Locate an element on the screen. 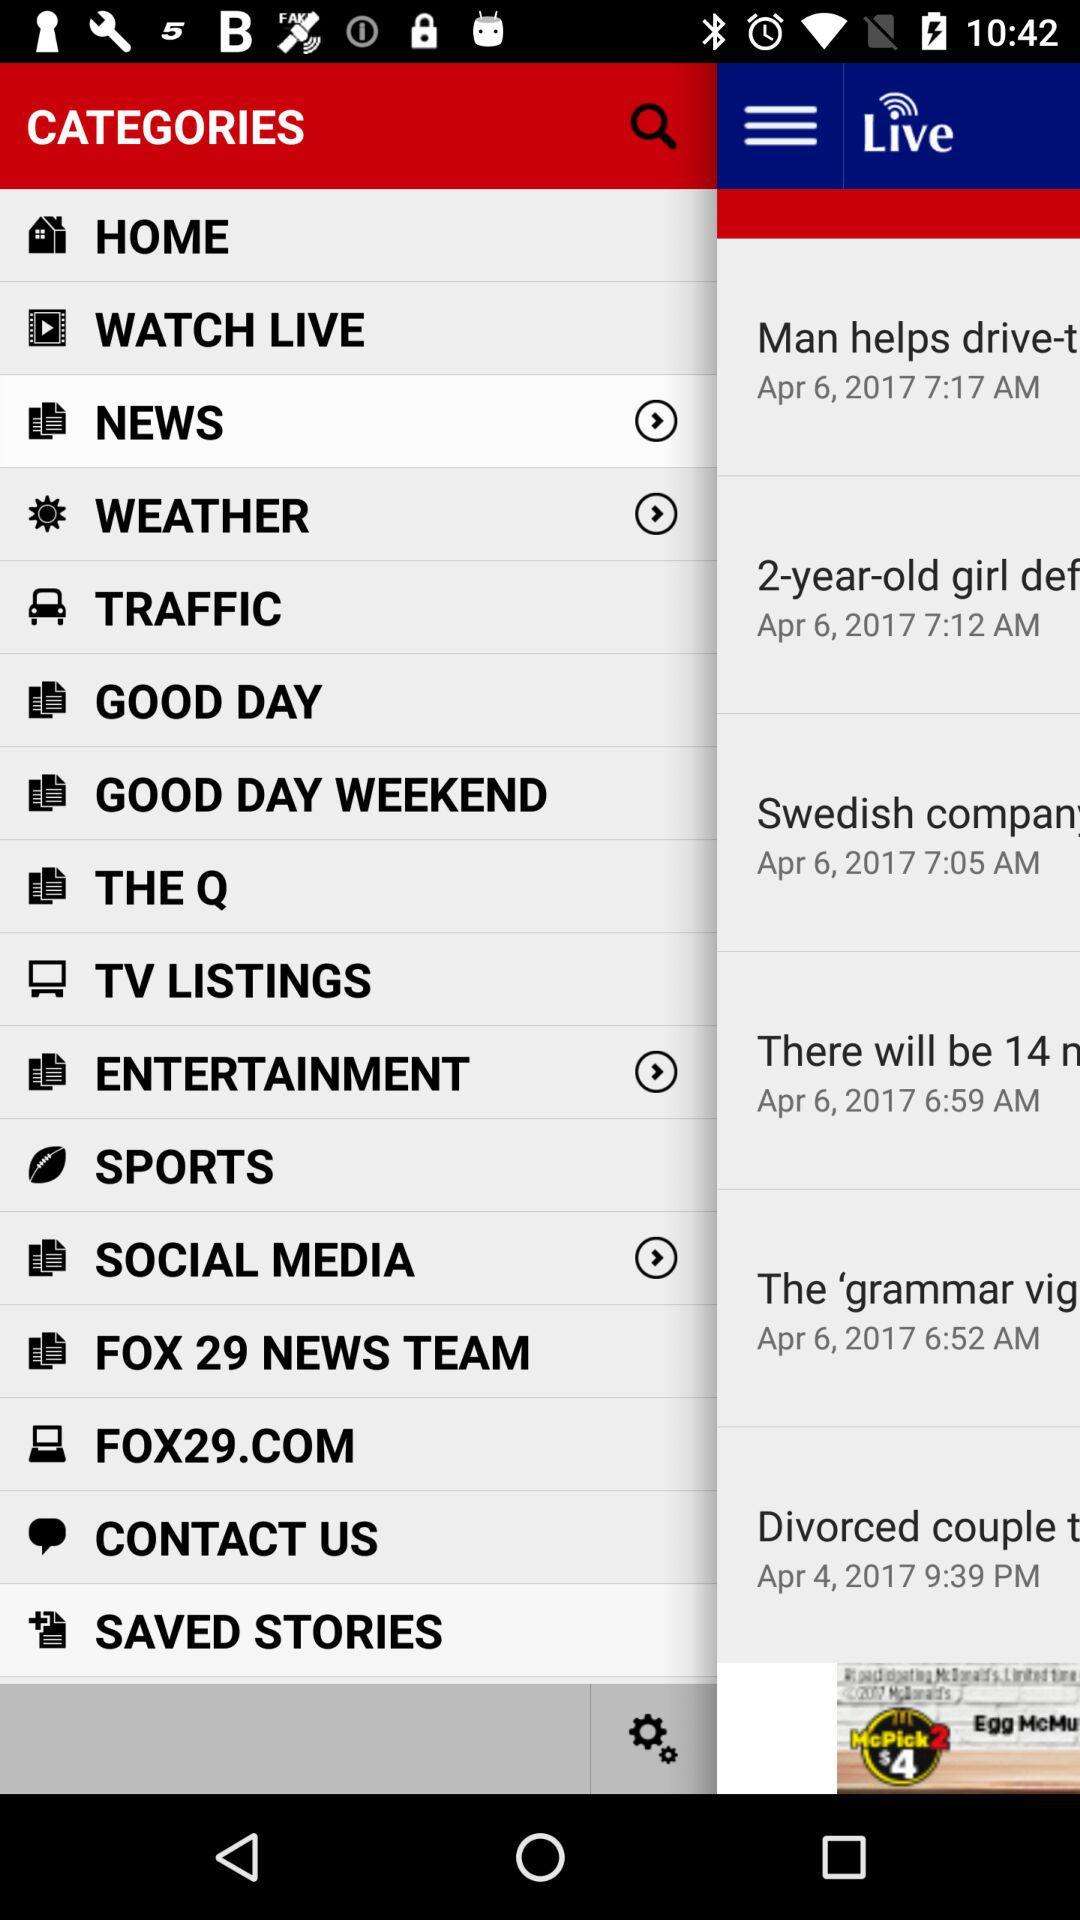 The width and height of the screenshot is (1080, 1920). live coverage button is located at coordinates (906, 124).